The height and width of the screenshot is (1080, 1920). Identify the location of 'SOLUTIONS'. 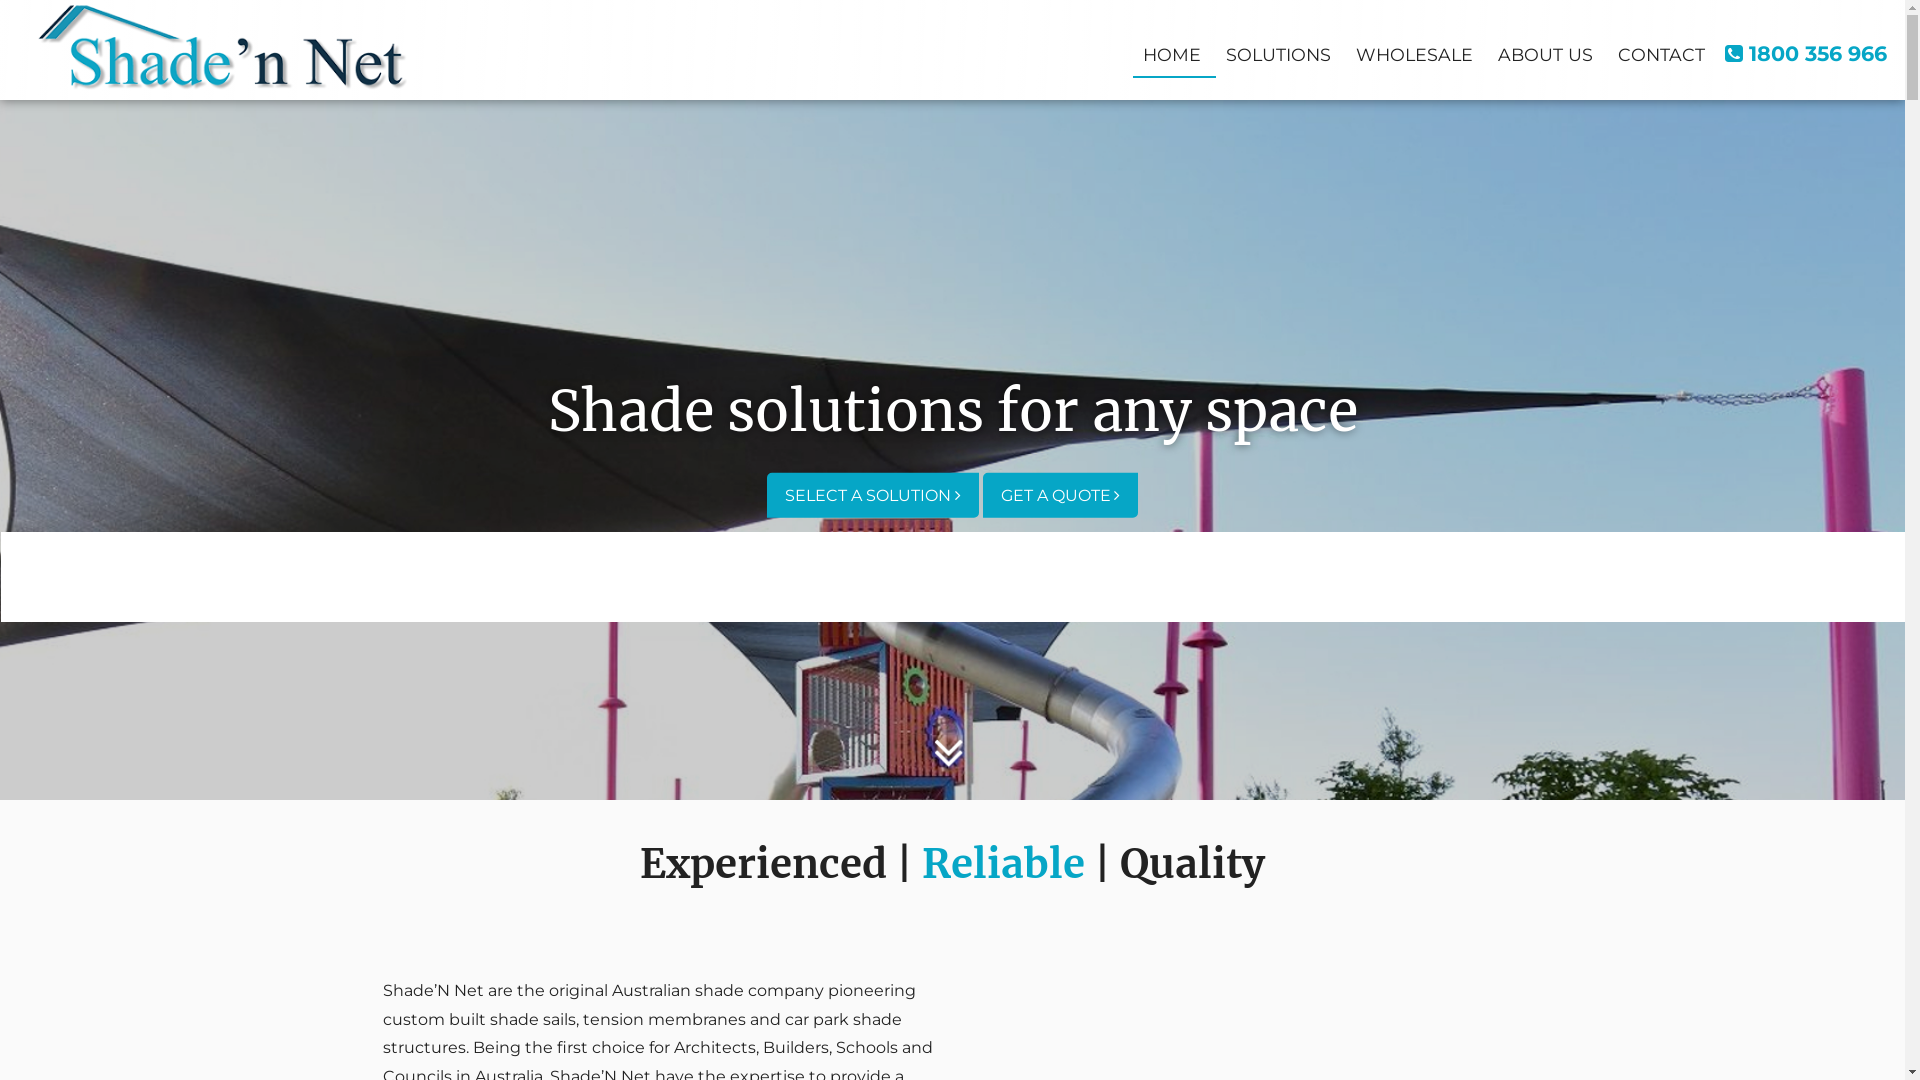
(1277, 51).